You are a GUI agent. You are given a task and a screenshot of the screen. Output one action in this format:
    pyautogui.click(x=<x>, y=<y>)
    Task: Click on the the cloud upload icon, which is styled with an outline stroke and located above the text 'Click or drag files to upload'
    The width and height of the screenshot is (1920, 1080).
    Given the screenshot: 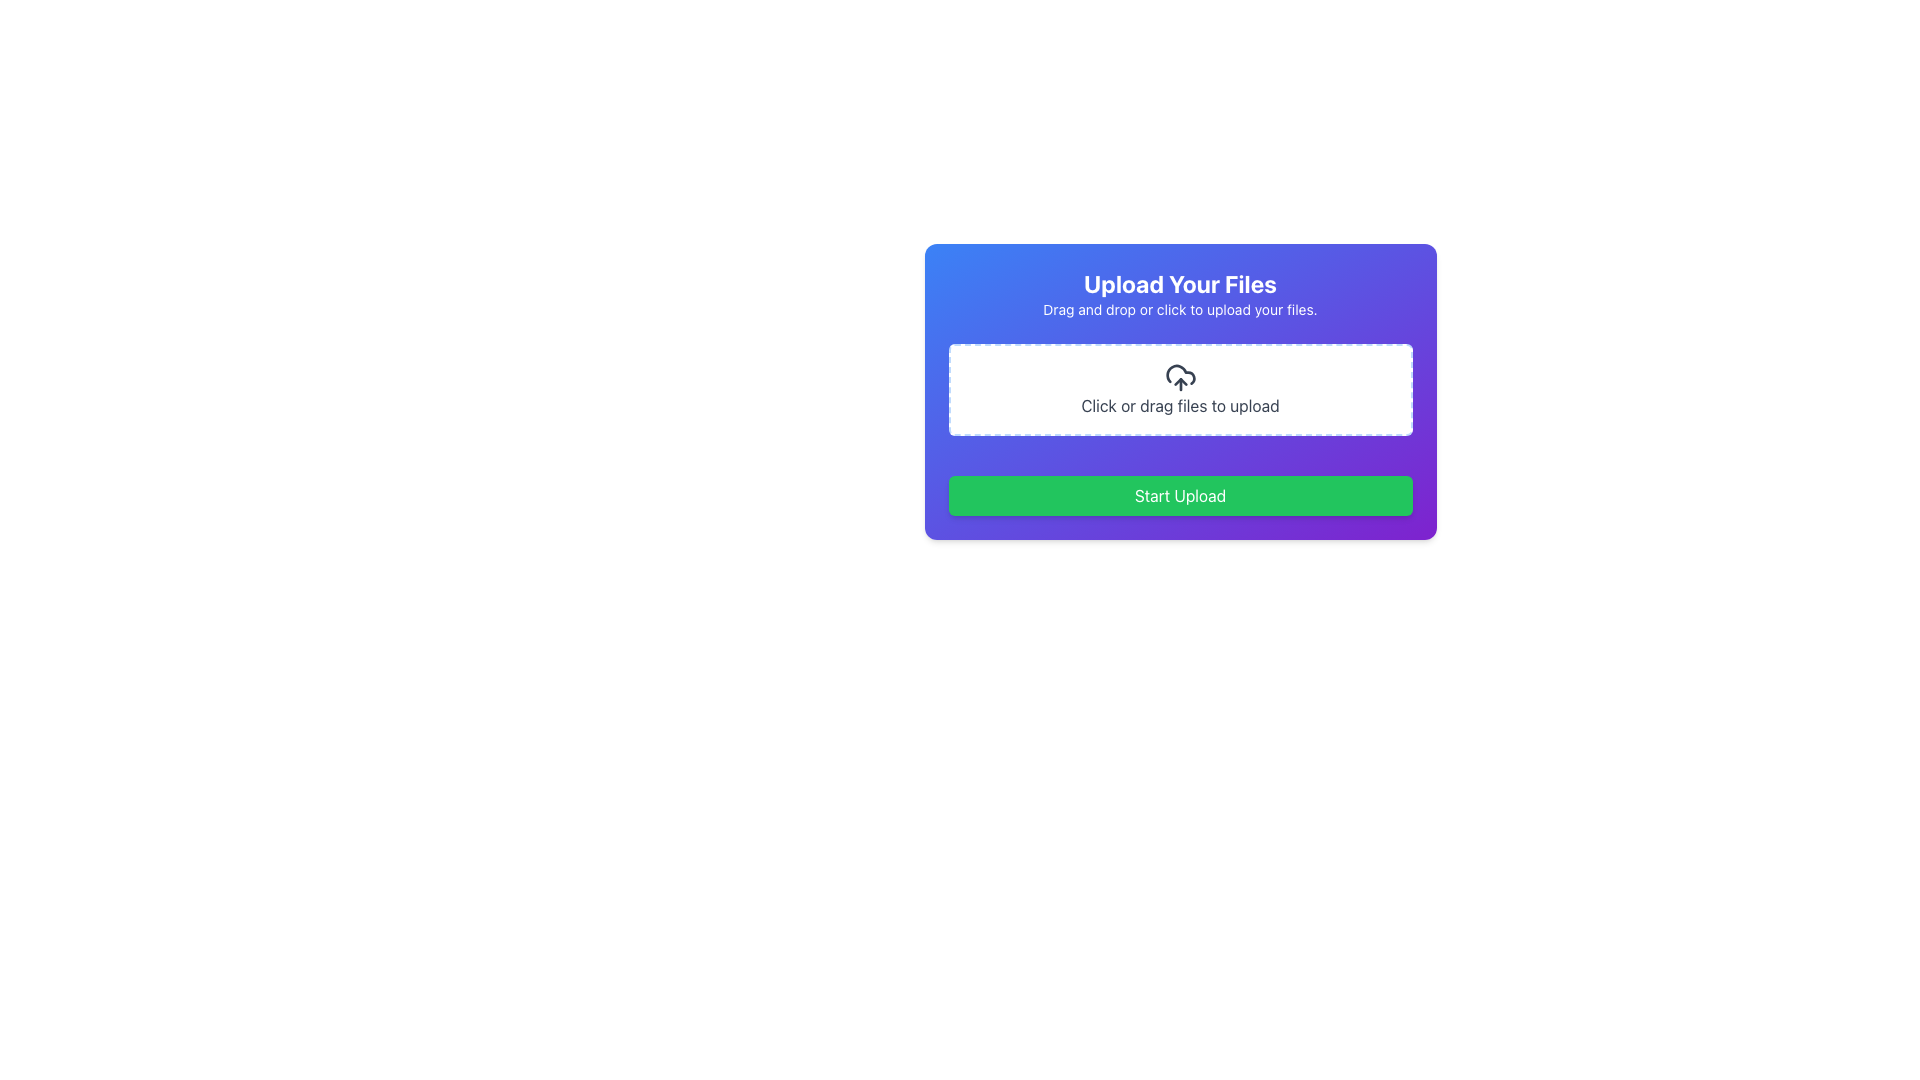 What is the action you would take?
    pyautogui.click(x=1180, y=378)
    